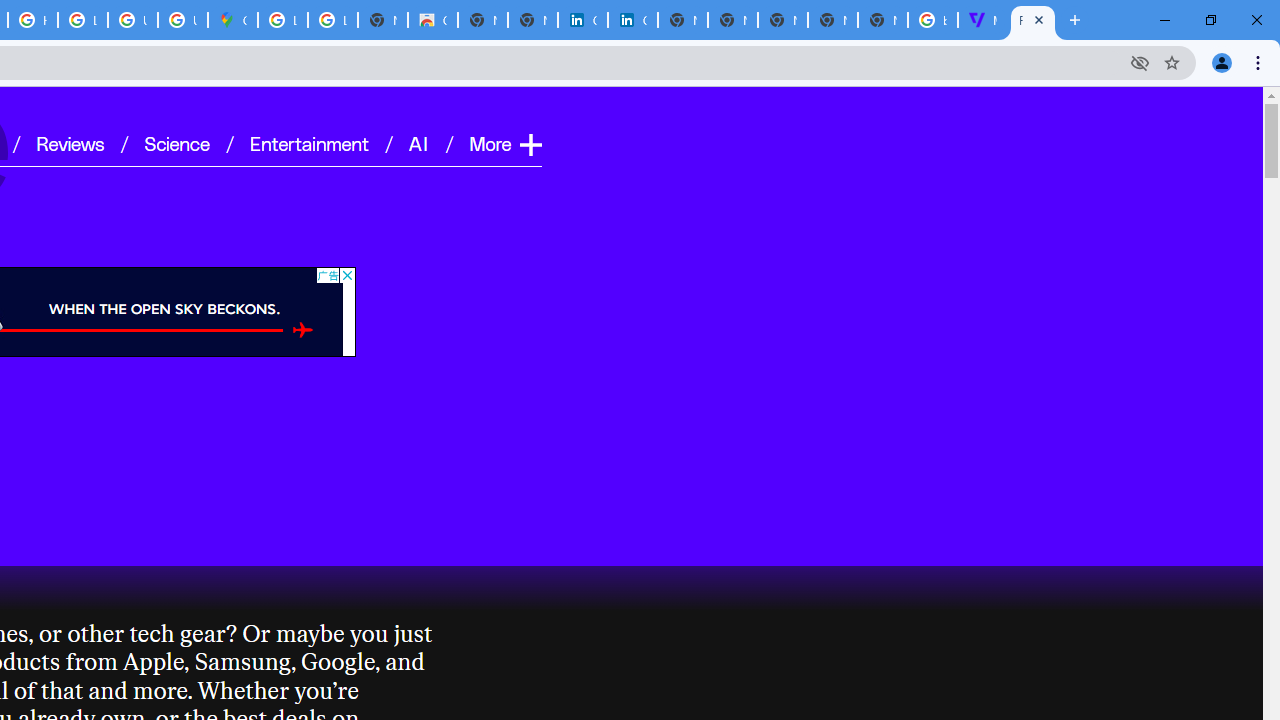  What do you see at coordinates (631, 20) in the screenshot?
I see `'Cookie Policy | LinkedIn'` at bounding box center [631, 20].